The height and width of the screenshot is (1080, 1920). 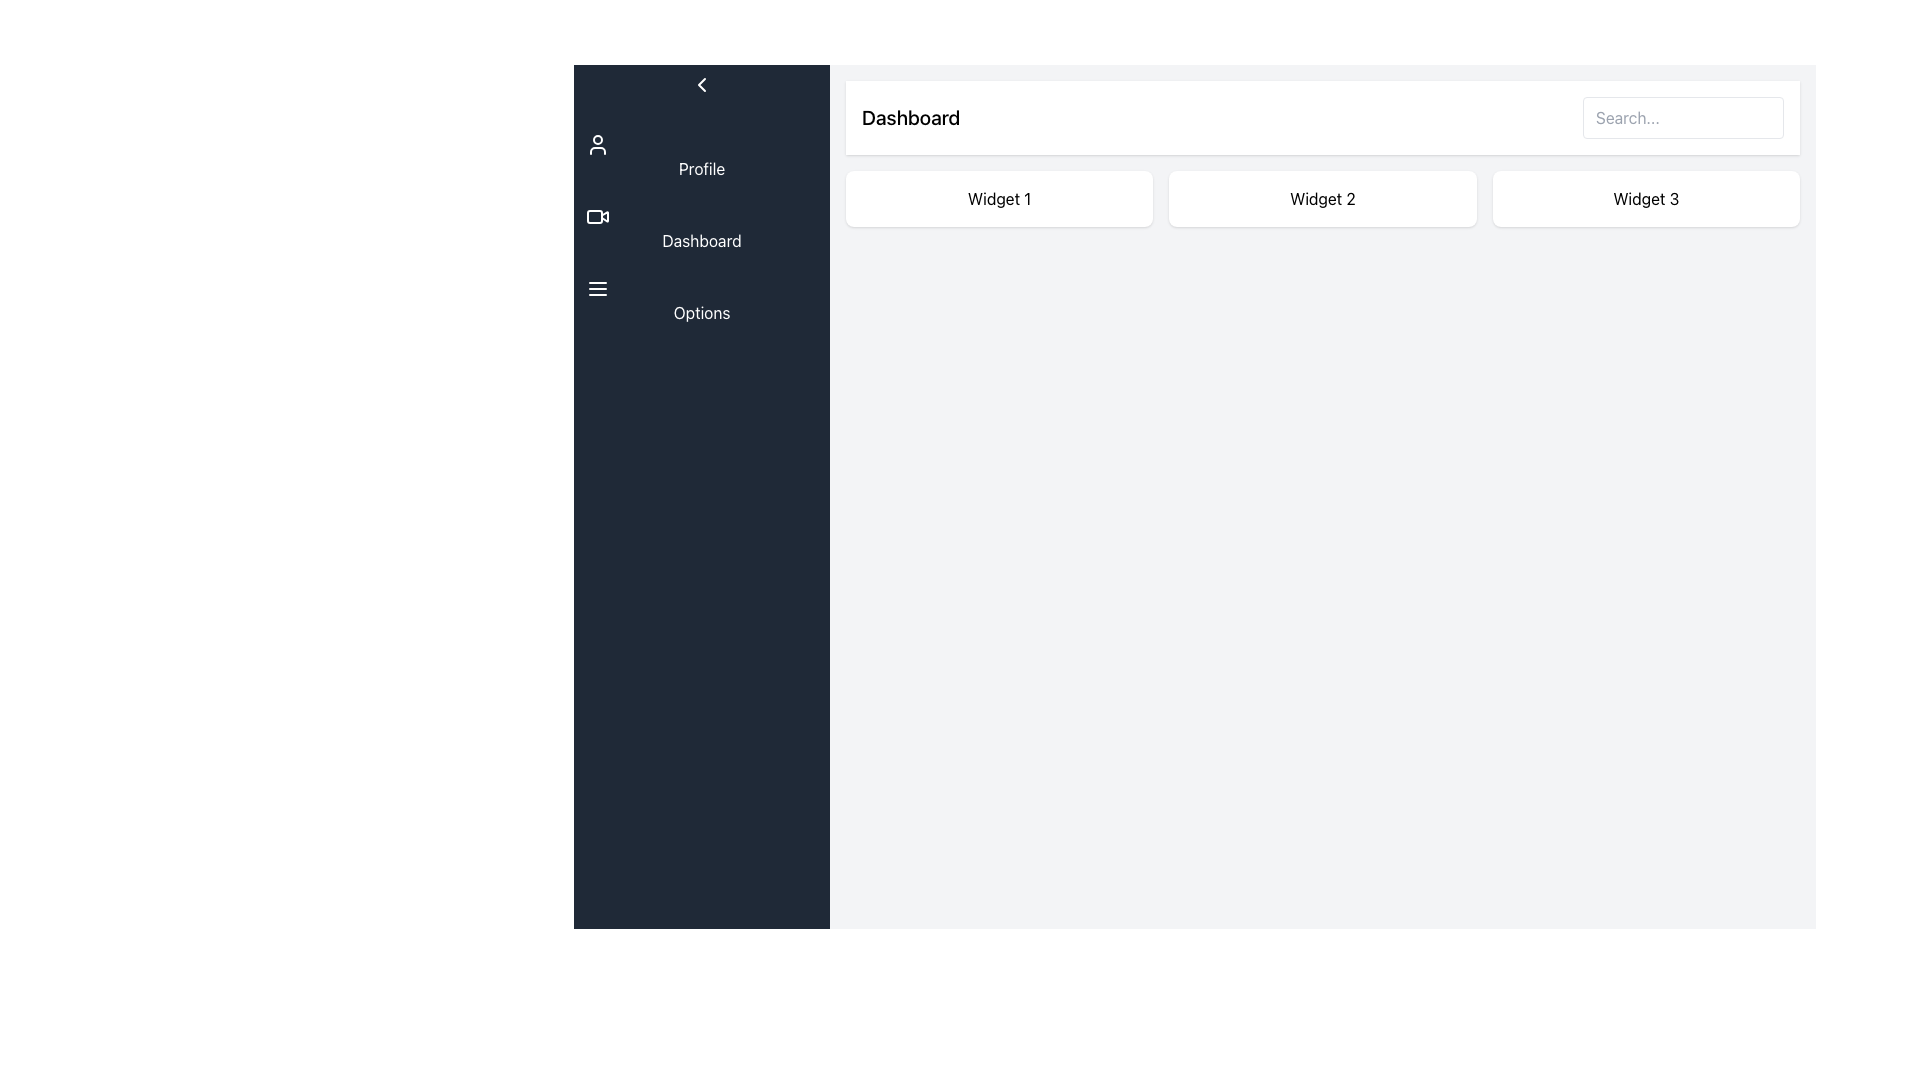 What do you see at coordinates (701, 227) in the screenshot?
I see `the Dashboard navigation button located in the left-hand side navigation pane` at bounding box center [701, 227].